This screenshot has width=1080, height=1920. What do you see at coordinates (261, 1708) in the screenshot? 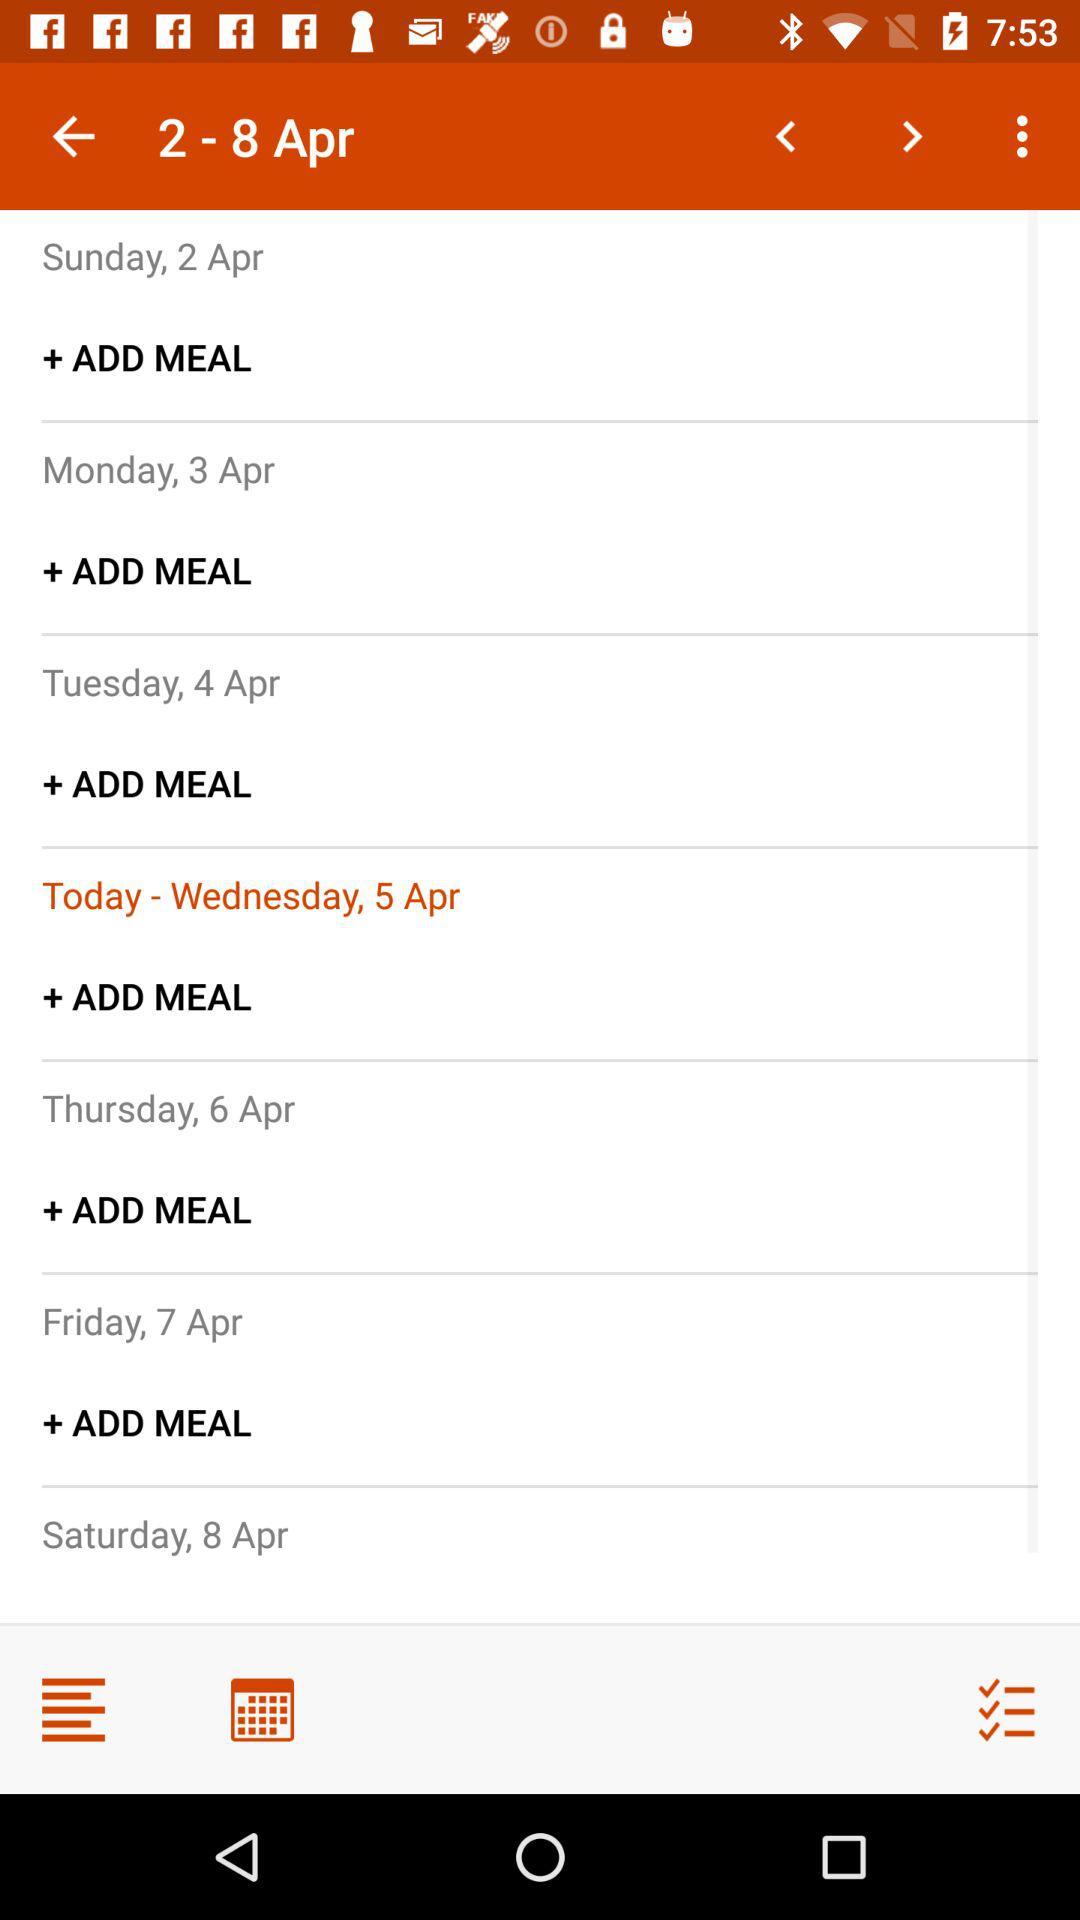
I see `switch to calendar` at bounding box center [261, 1708].